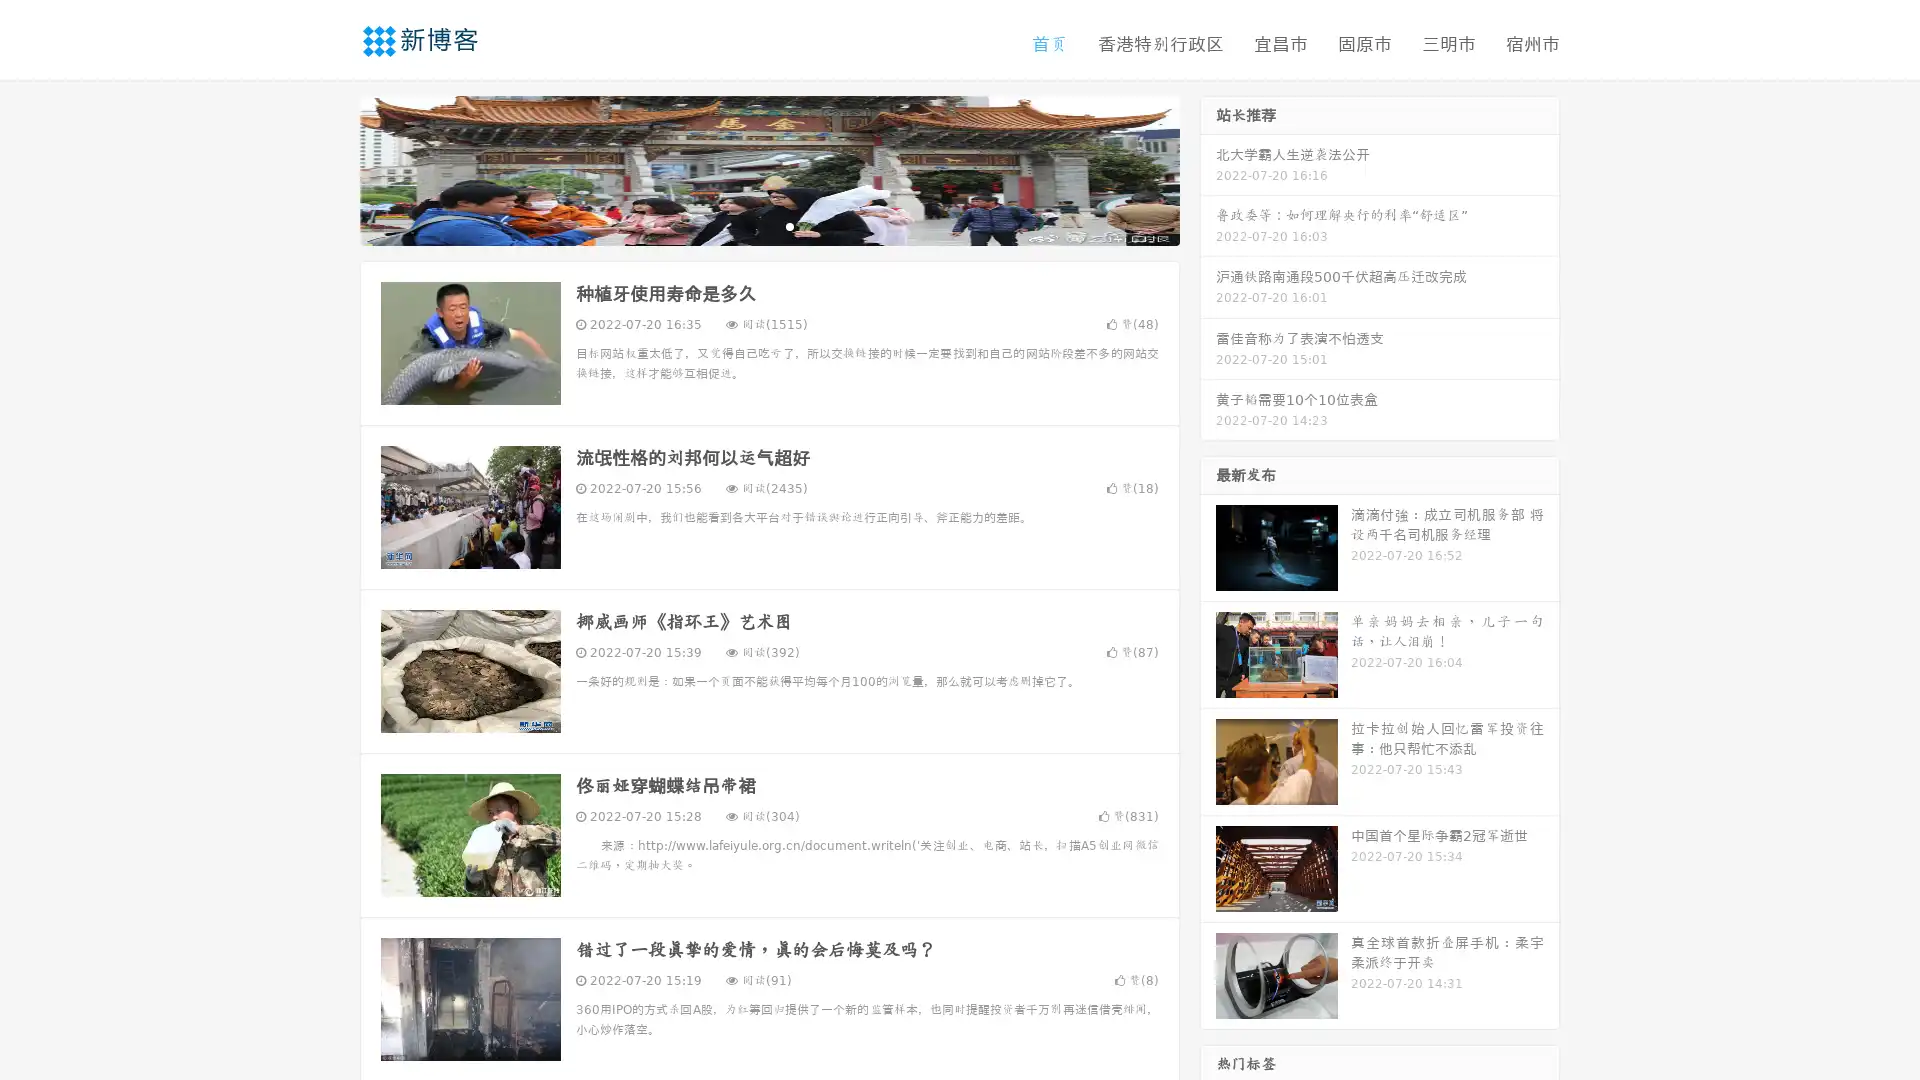  What do you see at coordinates (330, 168) in the screenshot?
I see `Previous slide` at bounding box center [330, 168].